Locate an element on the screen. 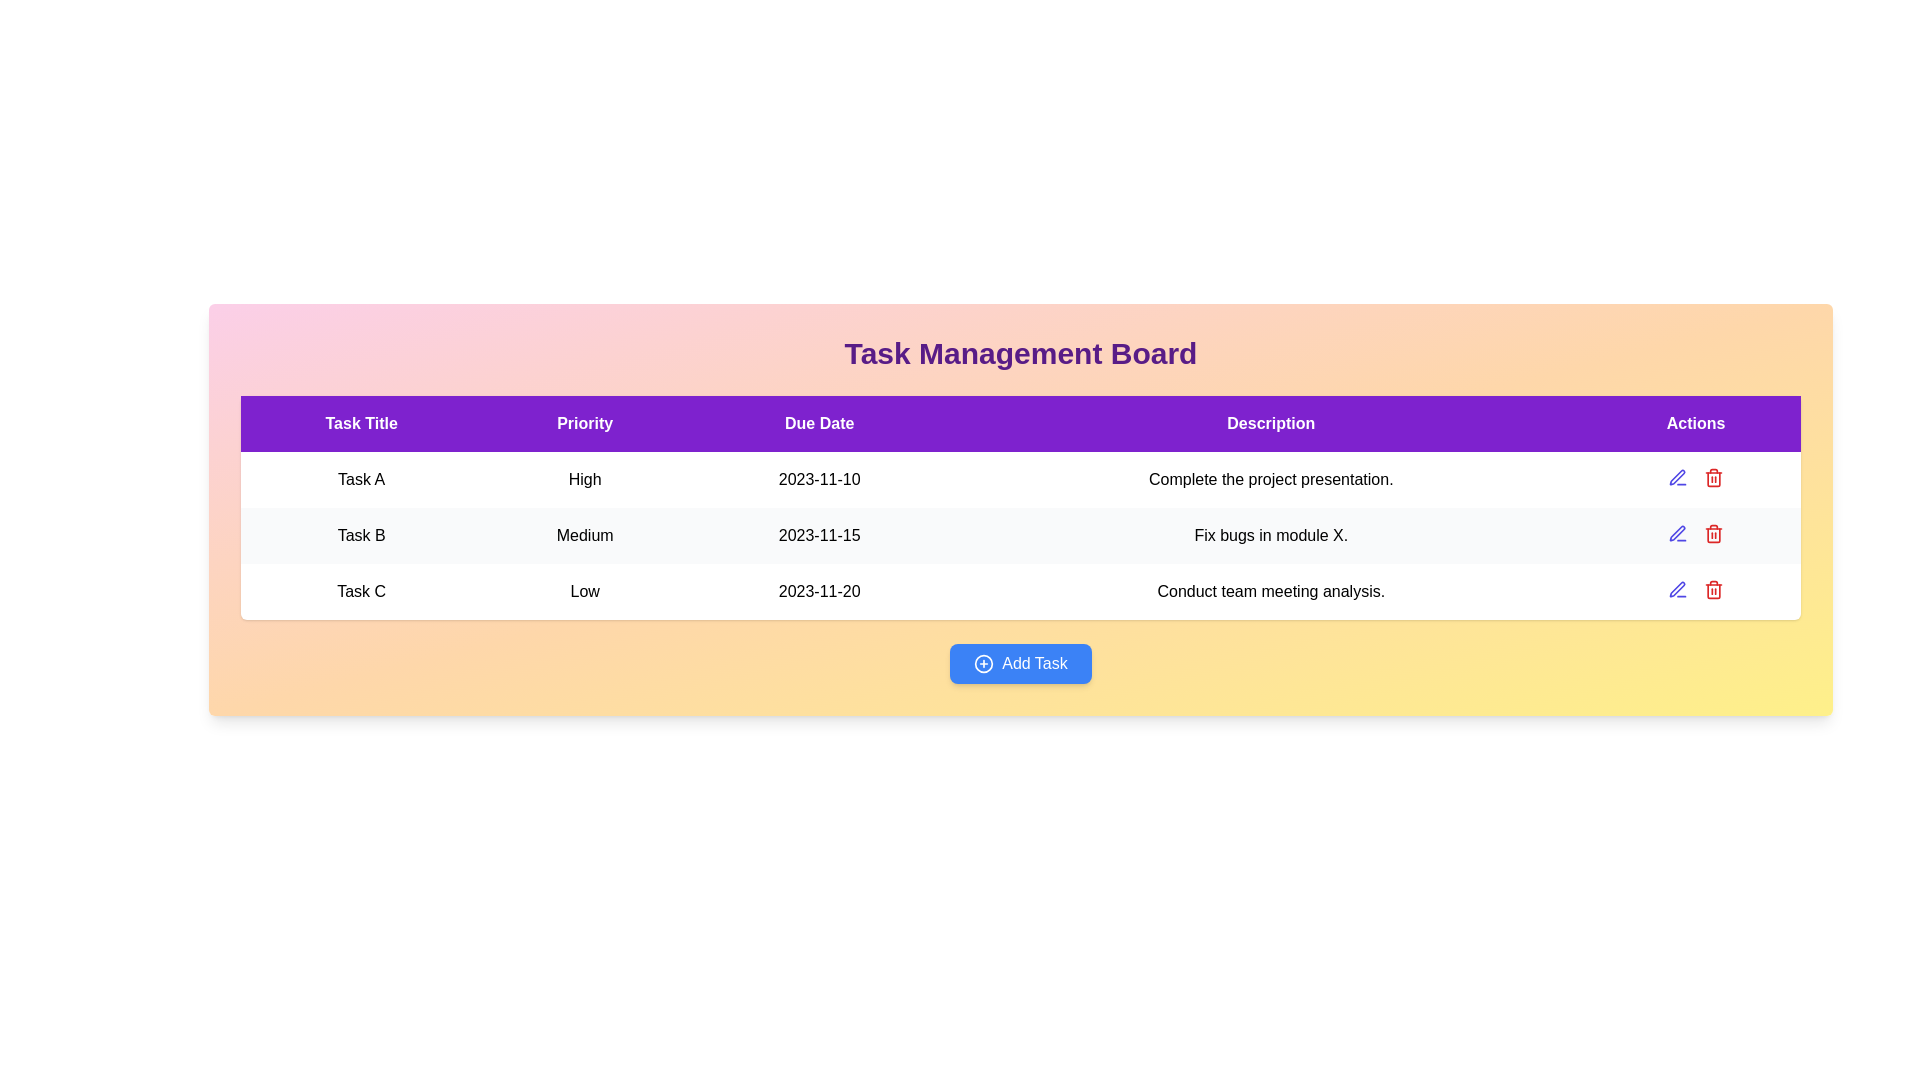 Image resolution: width=1920 pixels, height=1080 pixels. the Table Header Cell that has a purple background and displays the word 'Priority', positioned between 'Task Title' and 'Due Date' is located at coordinates (584, 423).